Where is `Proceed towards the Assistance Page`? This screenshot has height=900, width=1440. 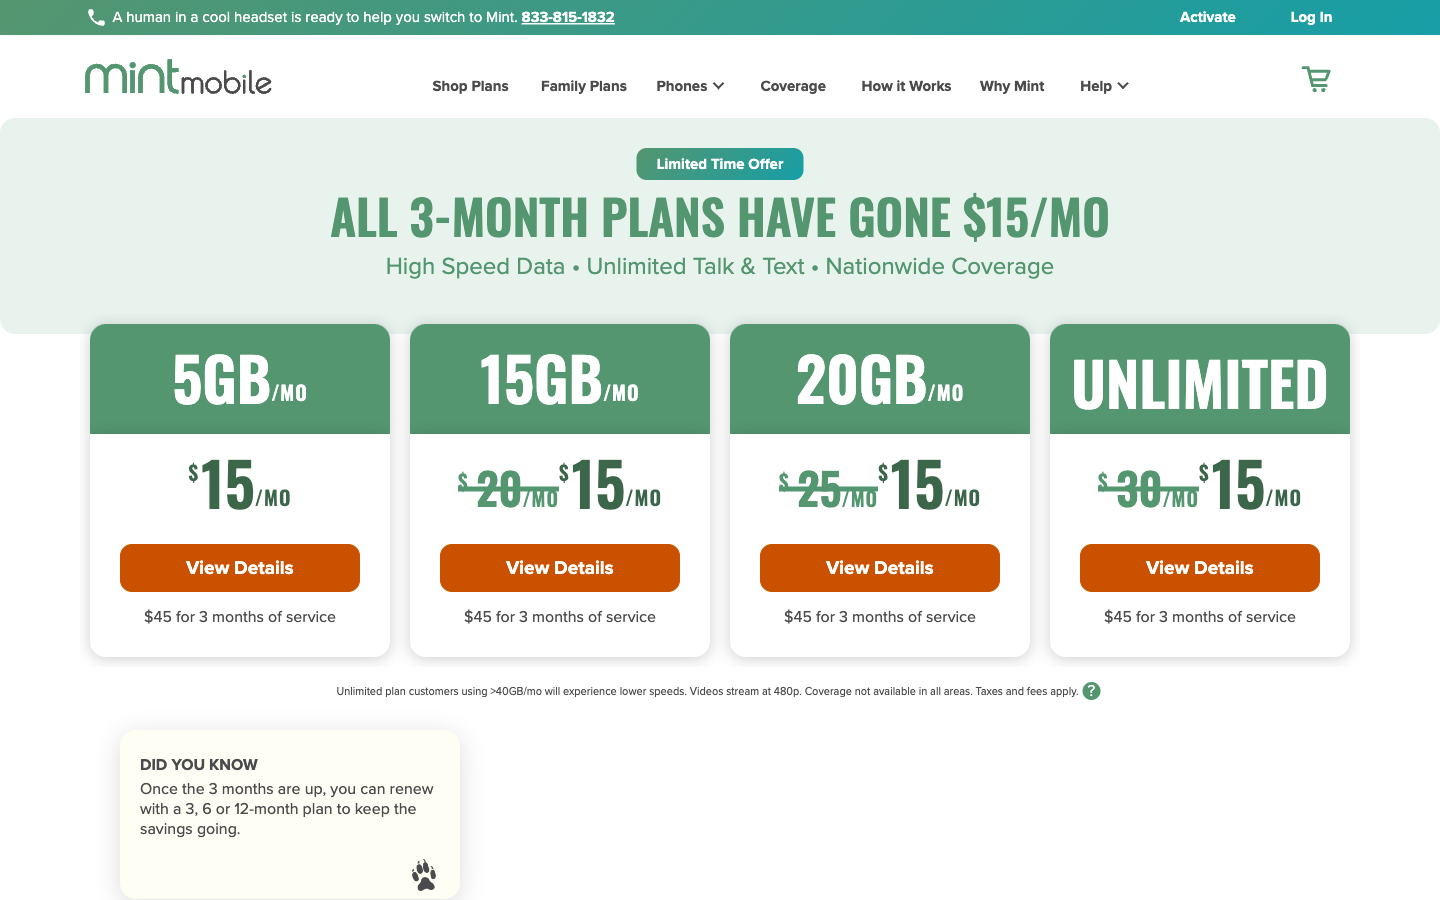 Proceed towards the Assistance Page is located at coordinates (1091, 88).